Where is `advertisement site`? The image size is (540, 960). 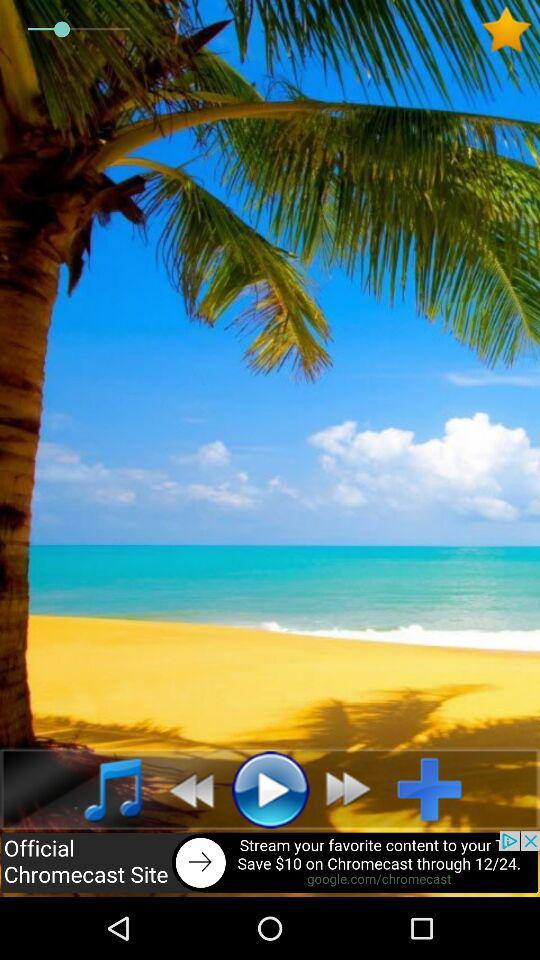 advertisement site is located at coordinates (270, 863).